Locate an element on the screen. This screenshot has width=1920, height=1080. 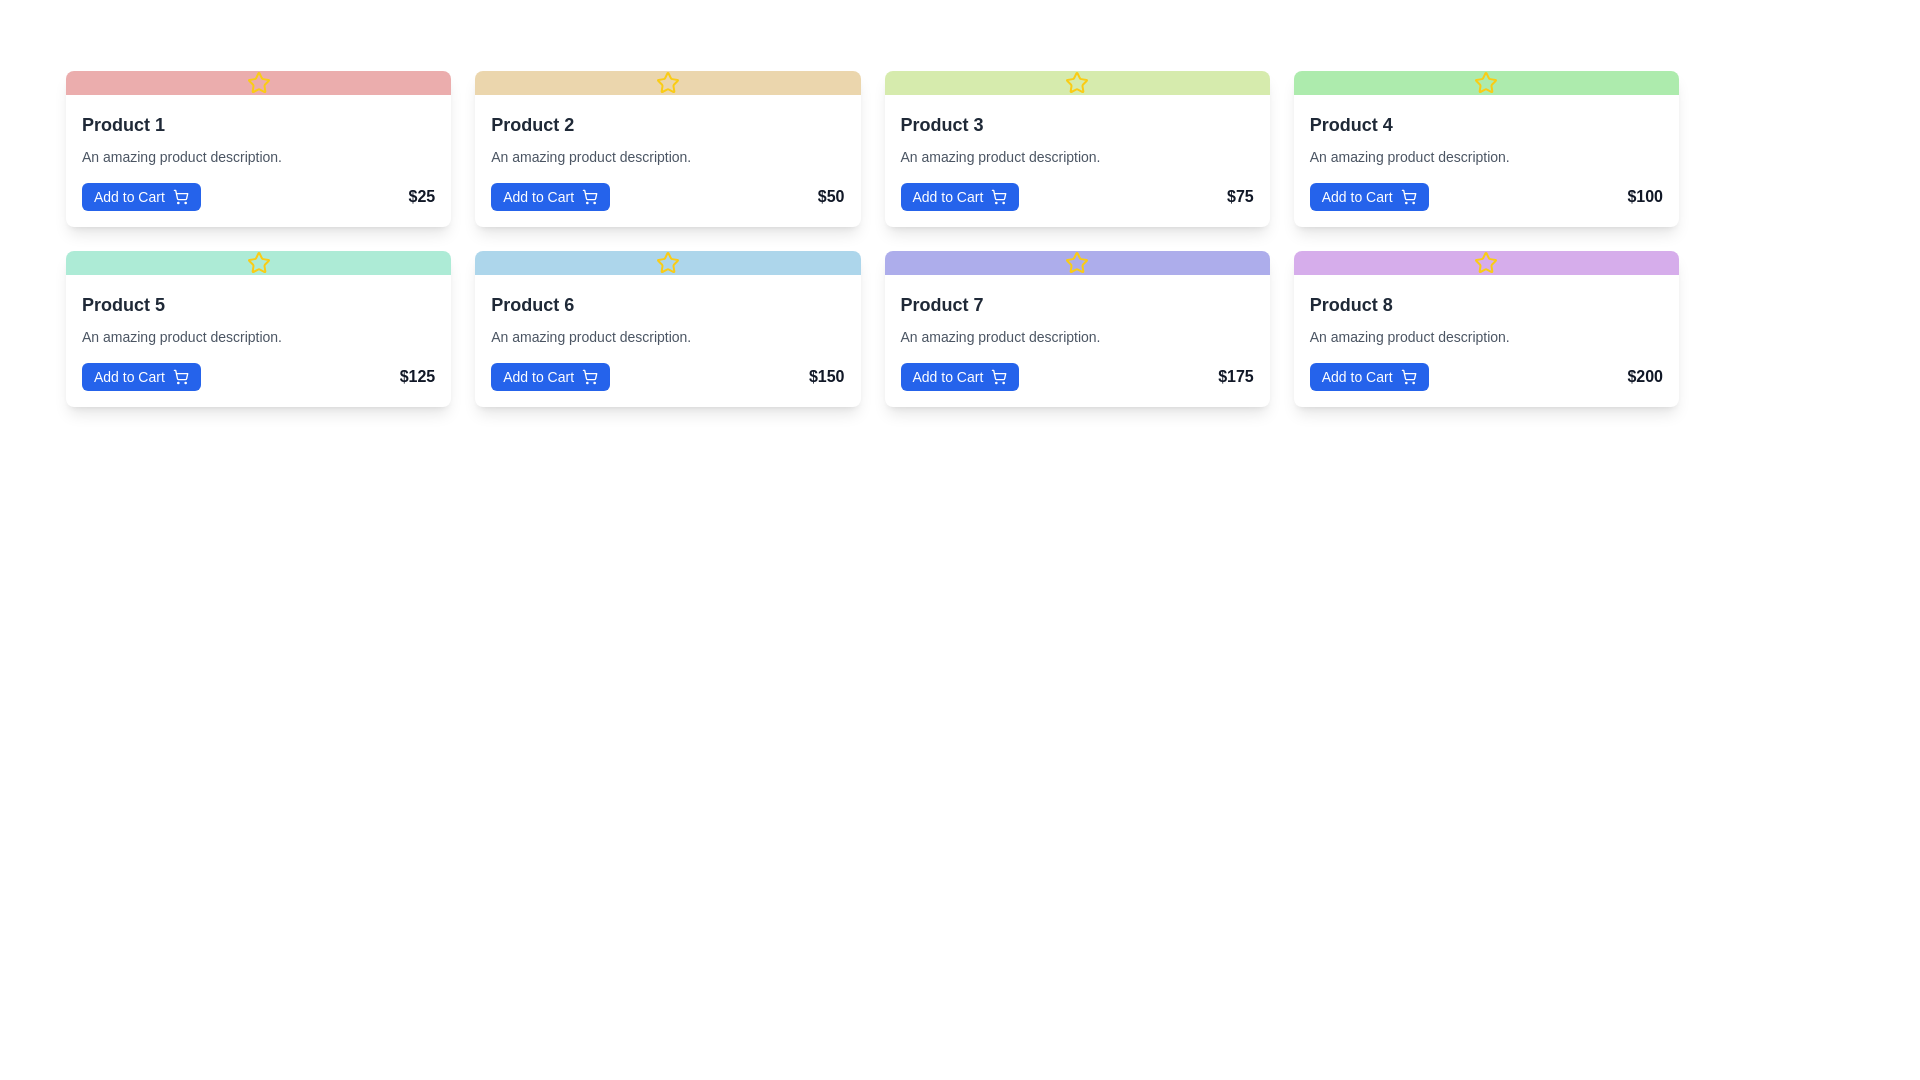
the decorative icon located at the top center of the 'Product 5' card, which signifies a featured product is located at coordinates (257, 261).